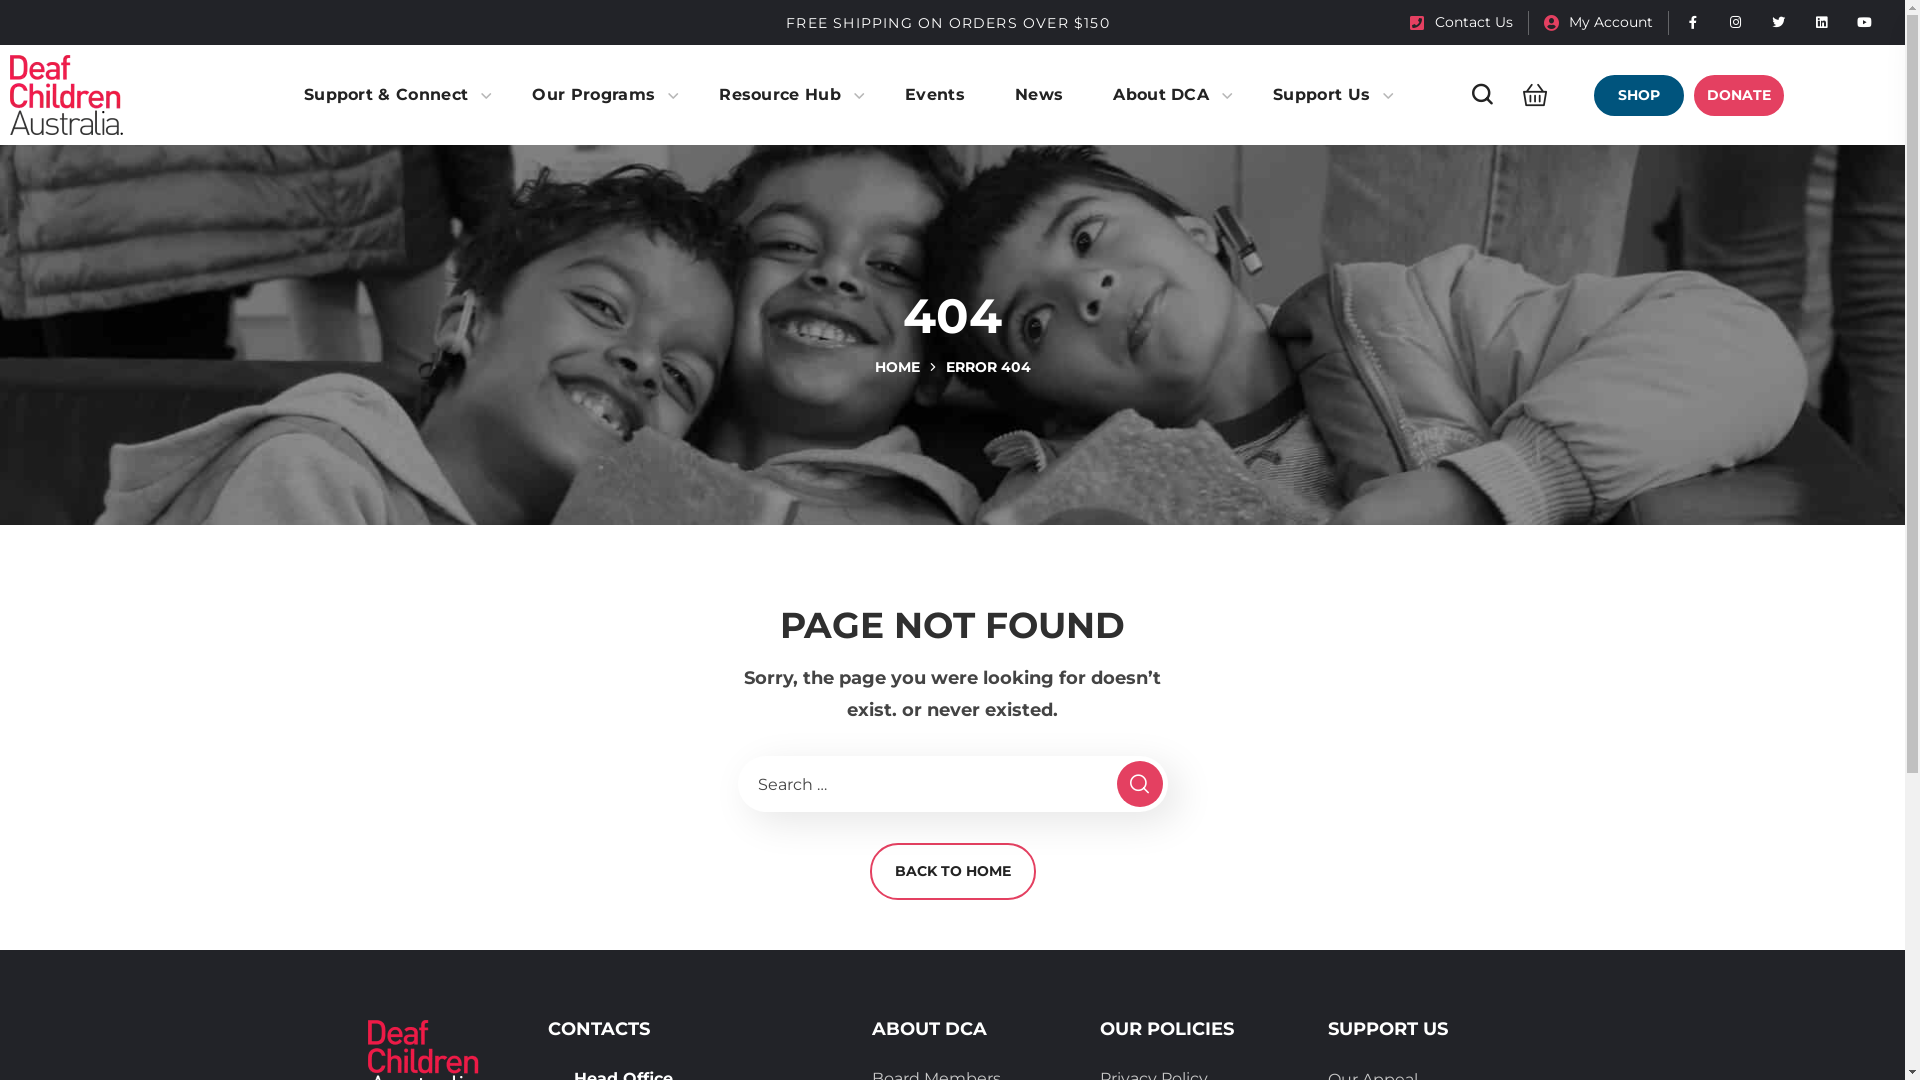 Image resolution: width=1920 pixels, height=1080 pixels. I want to click on 'My Account', so click(1543, 22).